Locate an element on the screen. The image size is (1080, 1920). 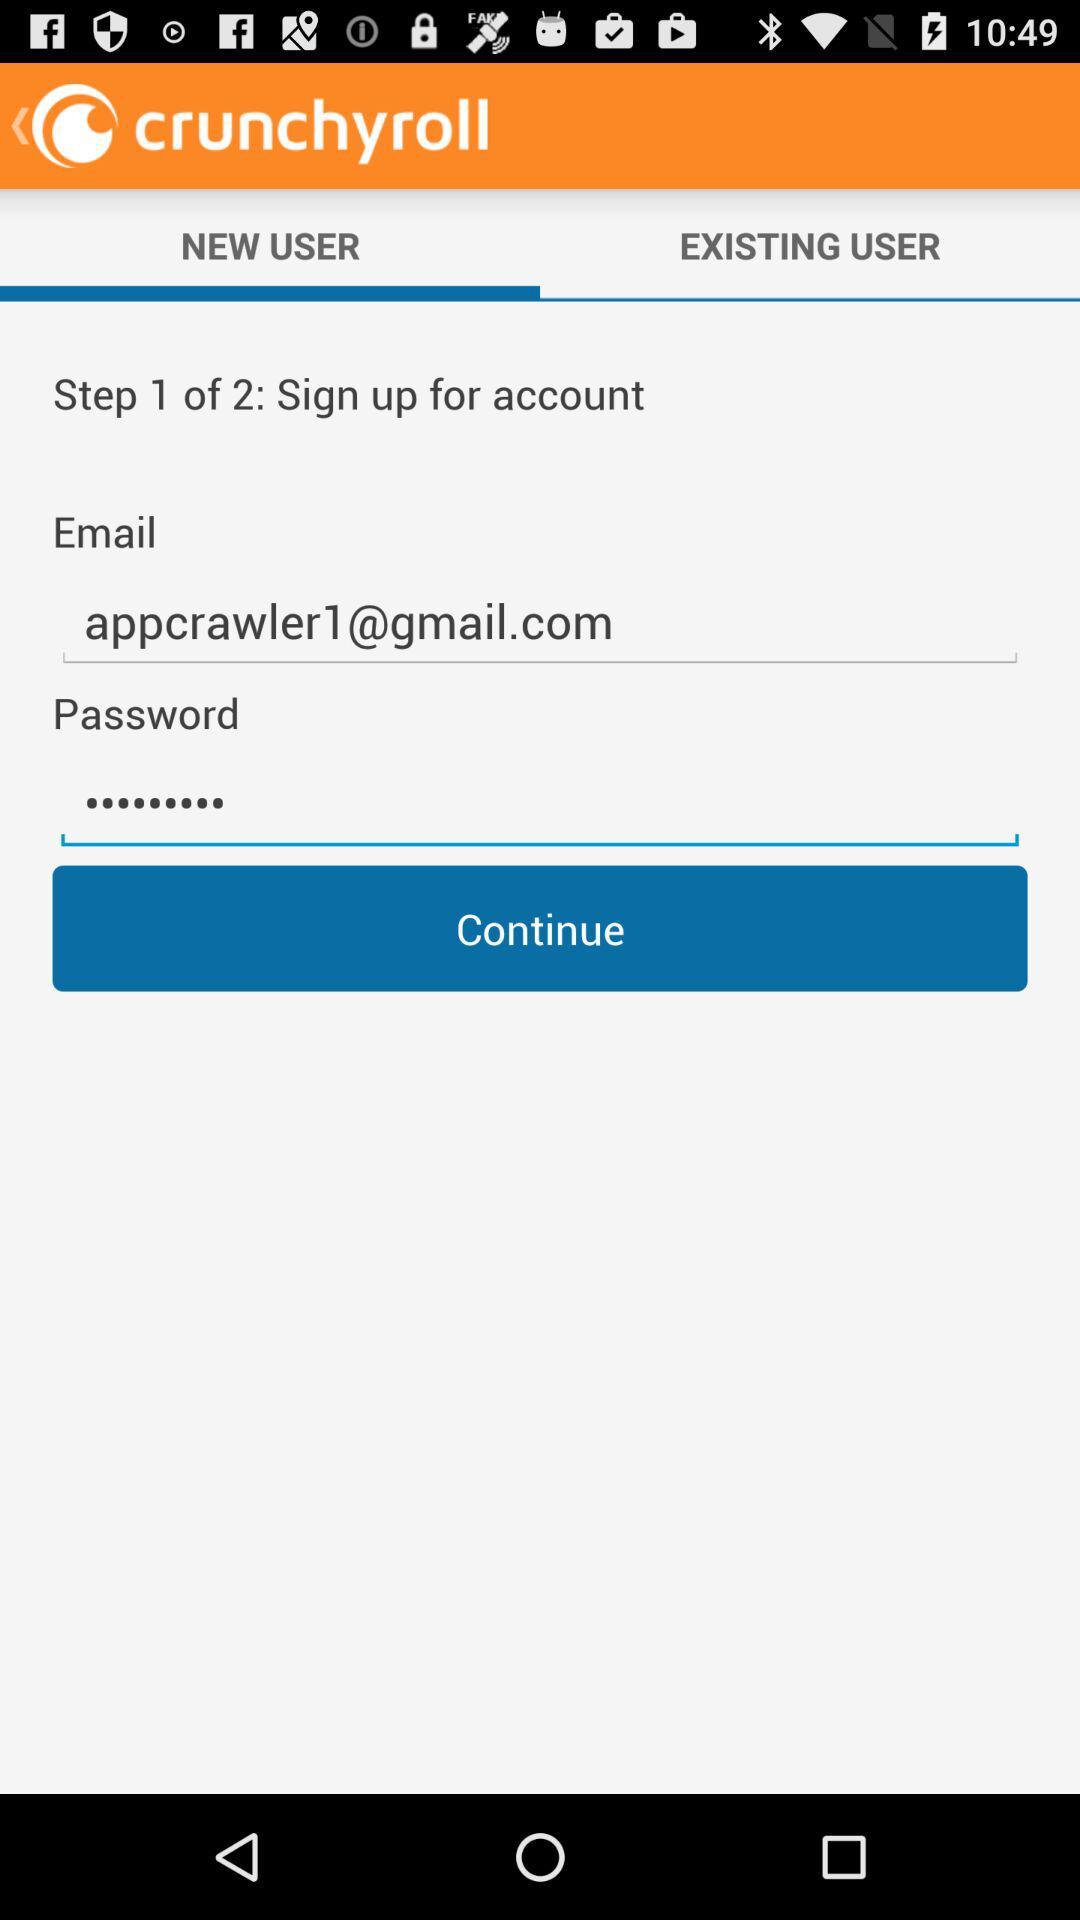
the icon to the left of the existing user icon is located at coordinates (270, 244).